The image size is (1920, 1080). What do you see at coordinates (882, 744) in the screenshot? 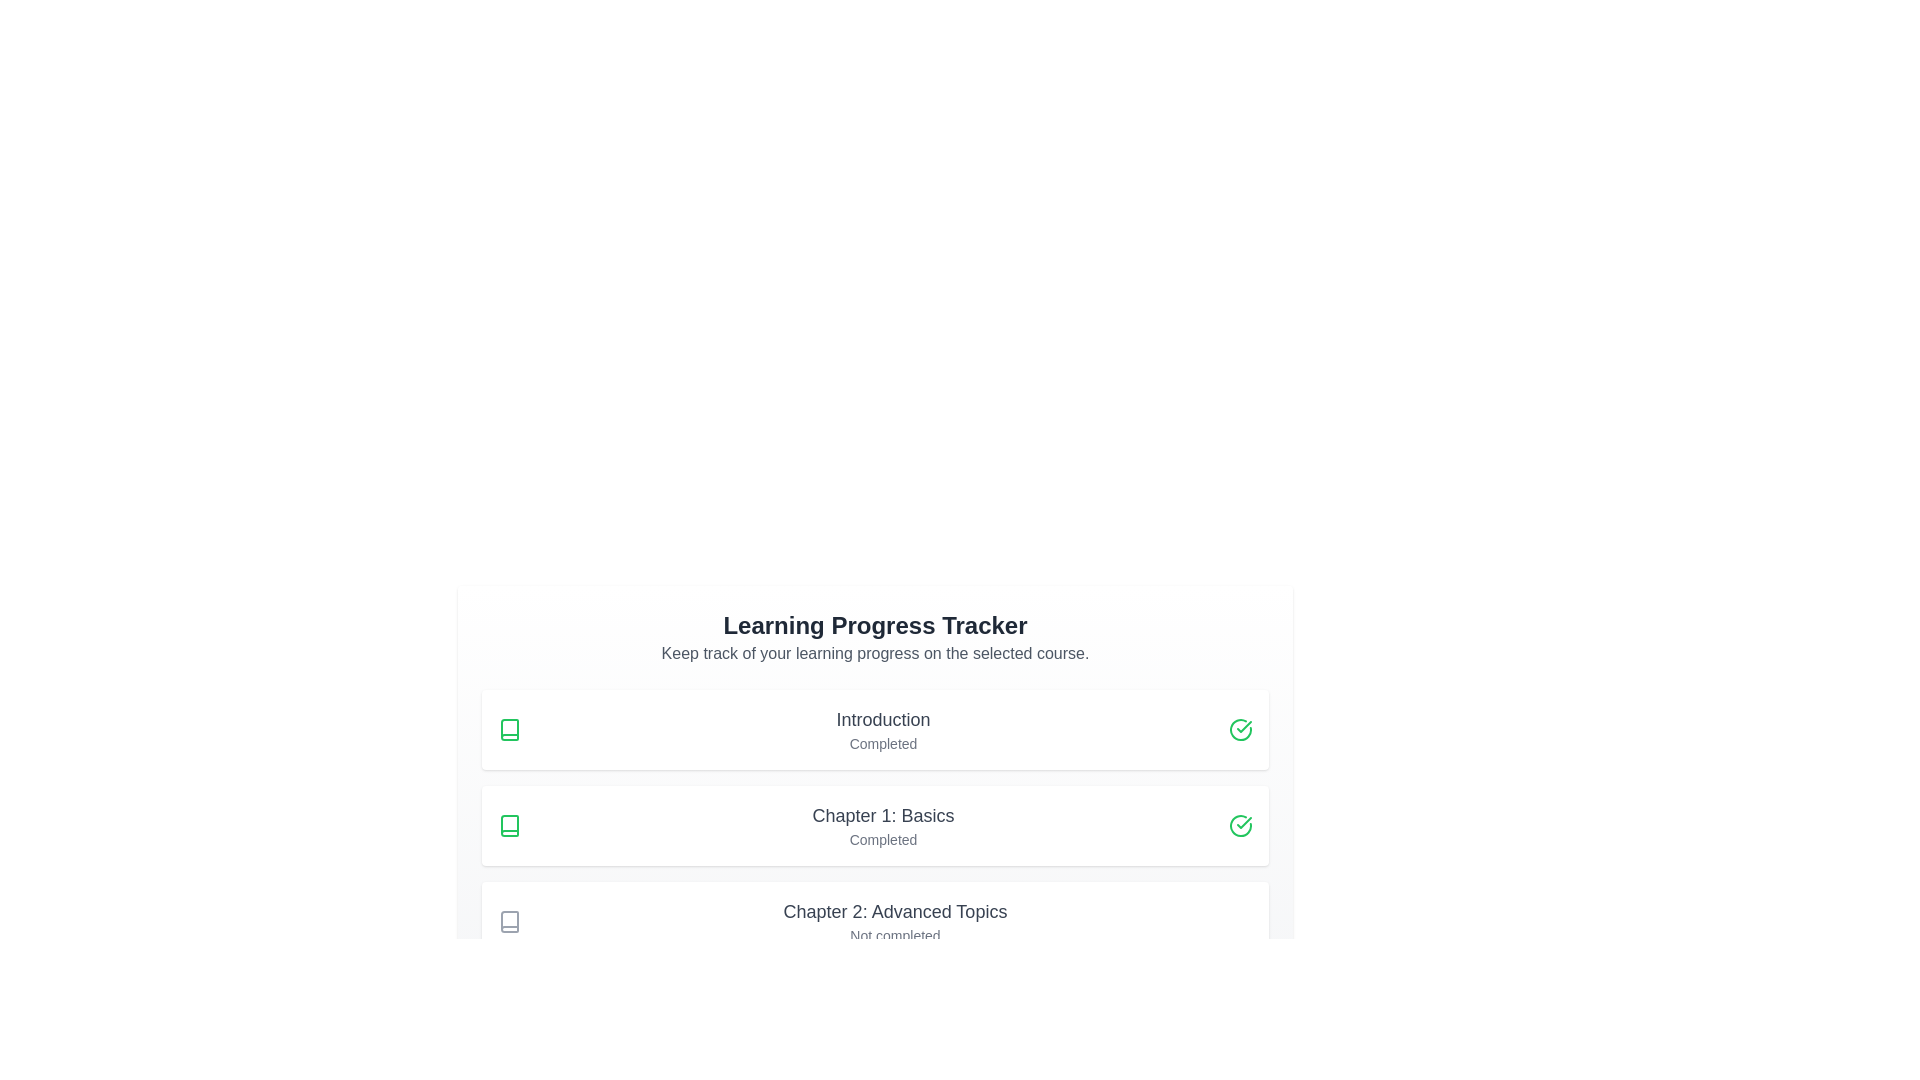
I see `the text label reading 'Completed', which is styled in light gray and located beneath the 'Introduction' text in the 'Learning Progress Tracker' interface` at bounding box center [882, 744].